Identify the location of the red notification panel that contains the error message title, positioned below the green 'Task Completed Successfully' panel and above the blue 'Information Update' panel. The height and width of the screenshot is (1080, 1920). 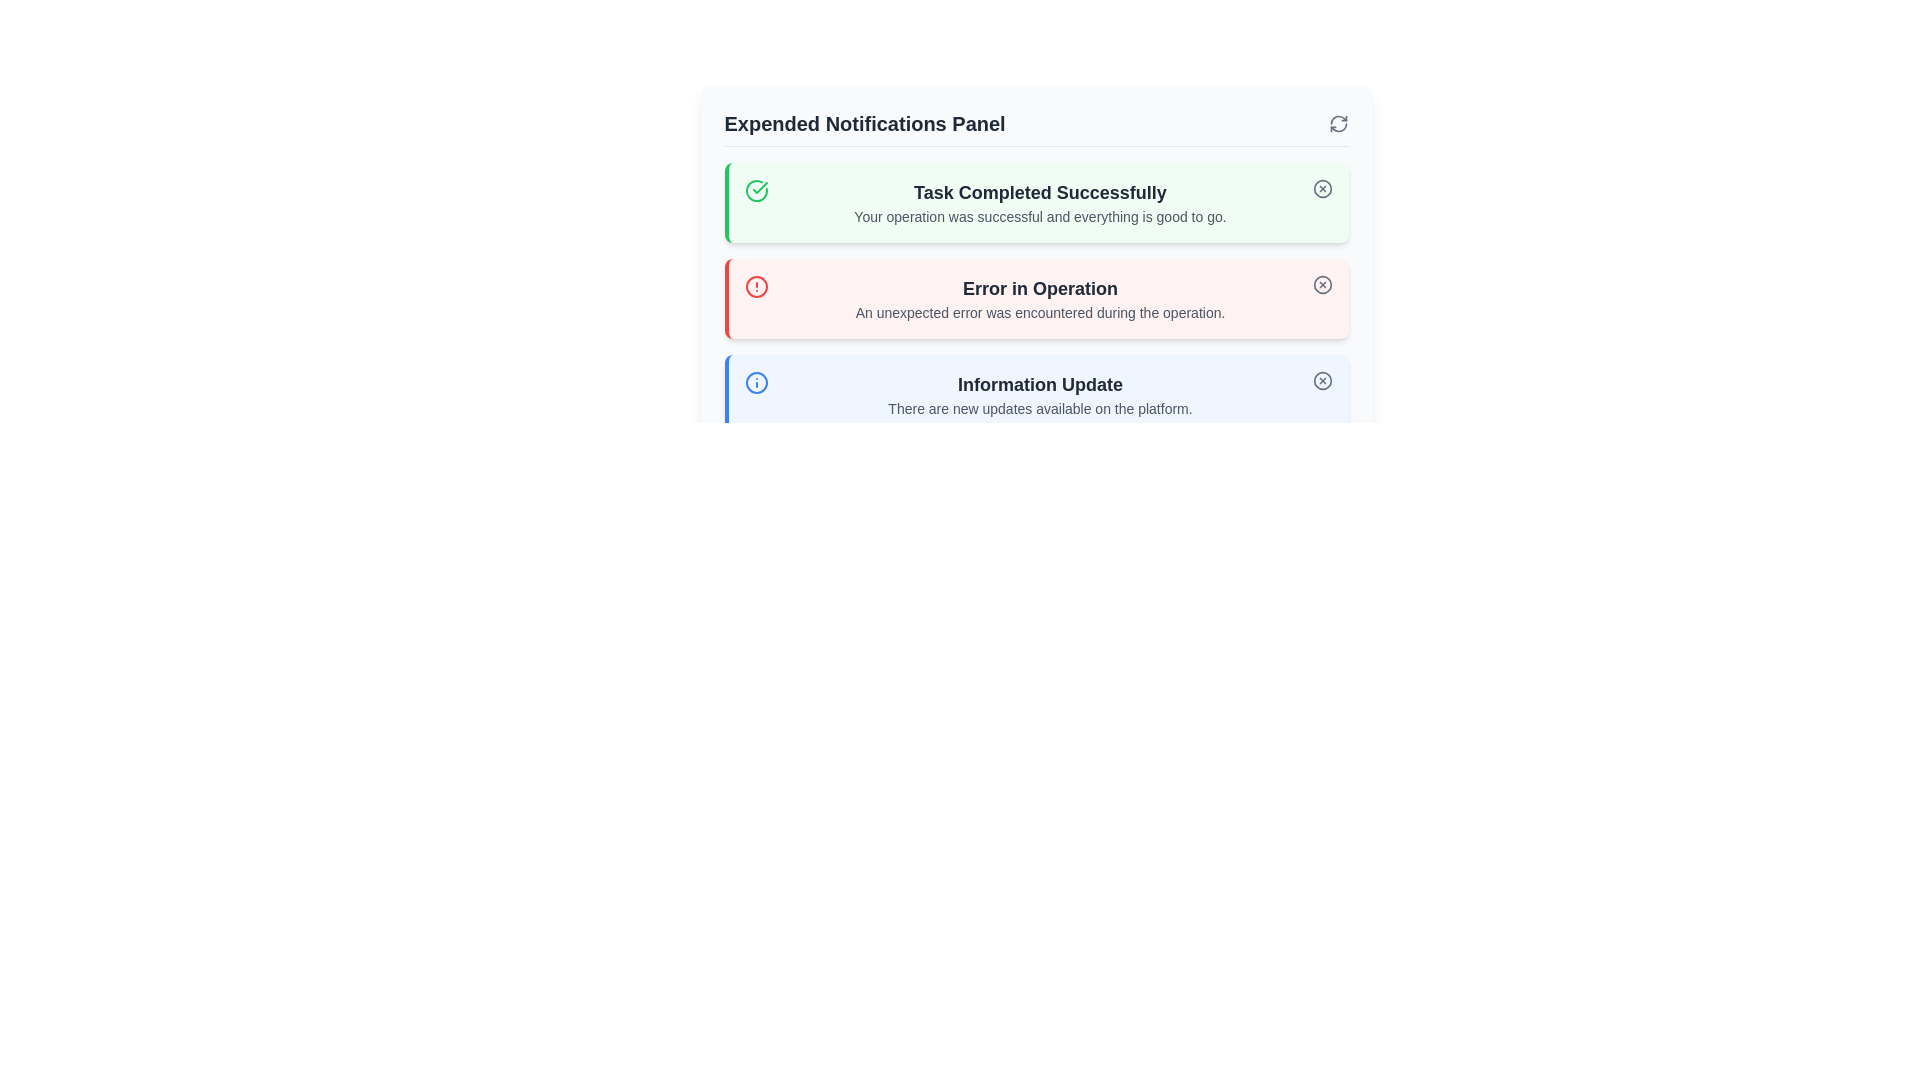
(1040, 289).